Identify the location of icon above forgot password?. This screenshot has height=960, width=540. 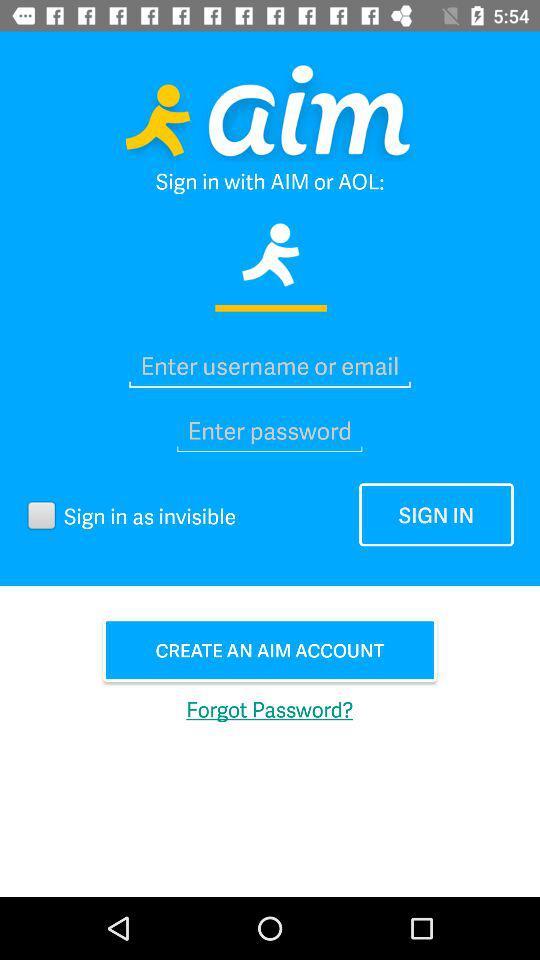
(270, 649).